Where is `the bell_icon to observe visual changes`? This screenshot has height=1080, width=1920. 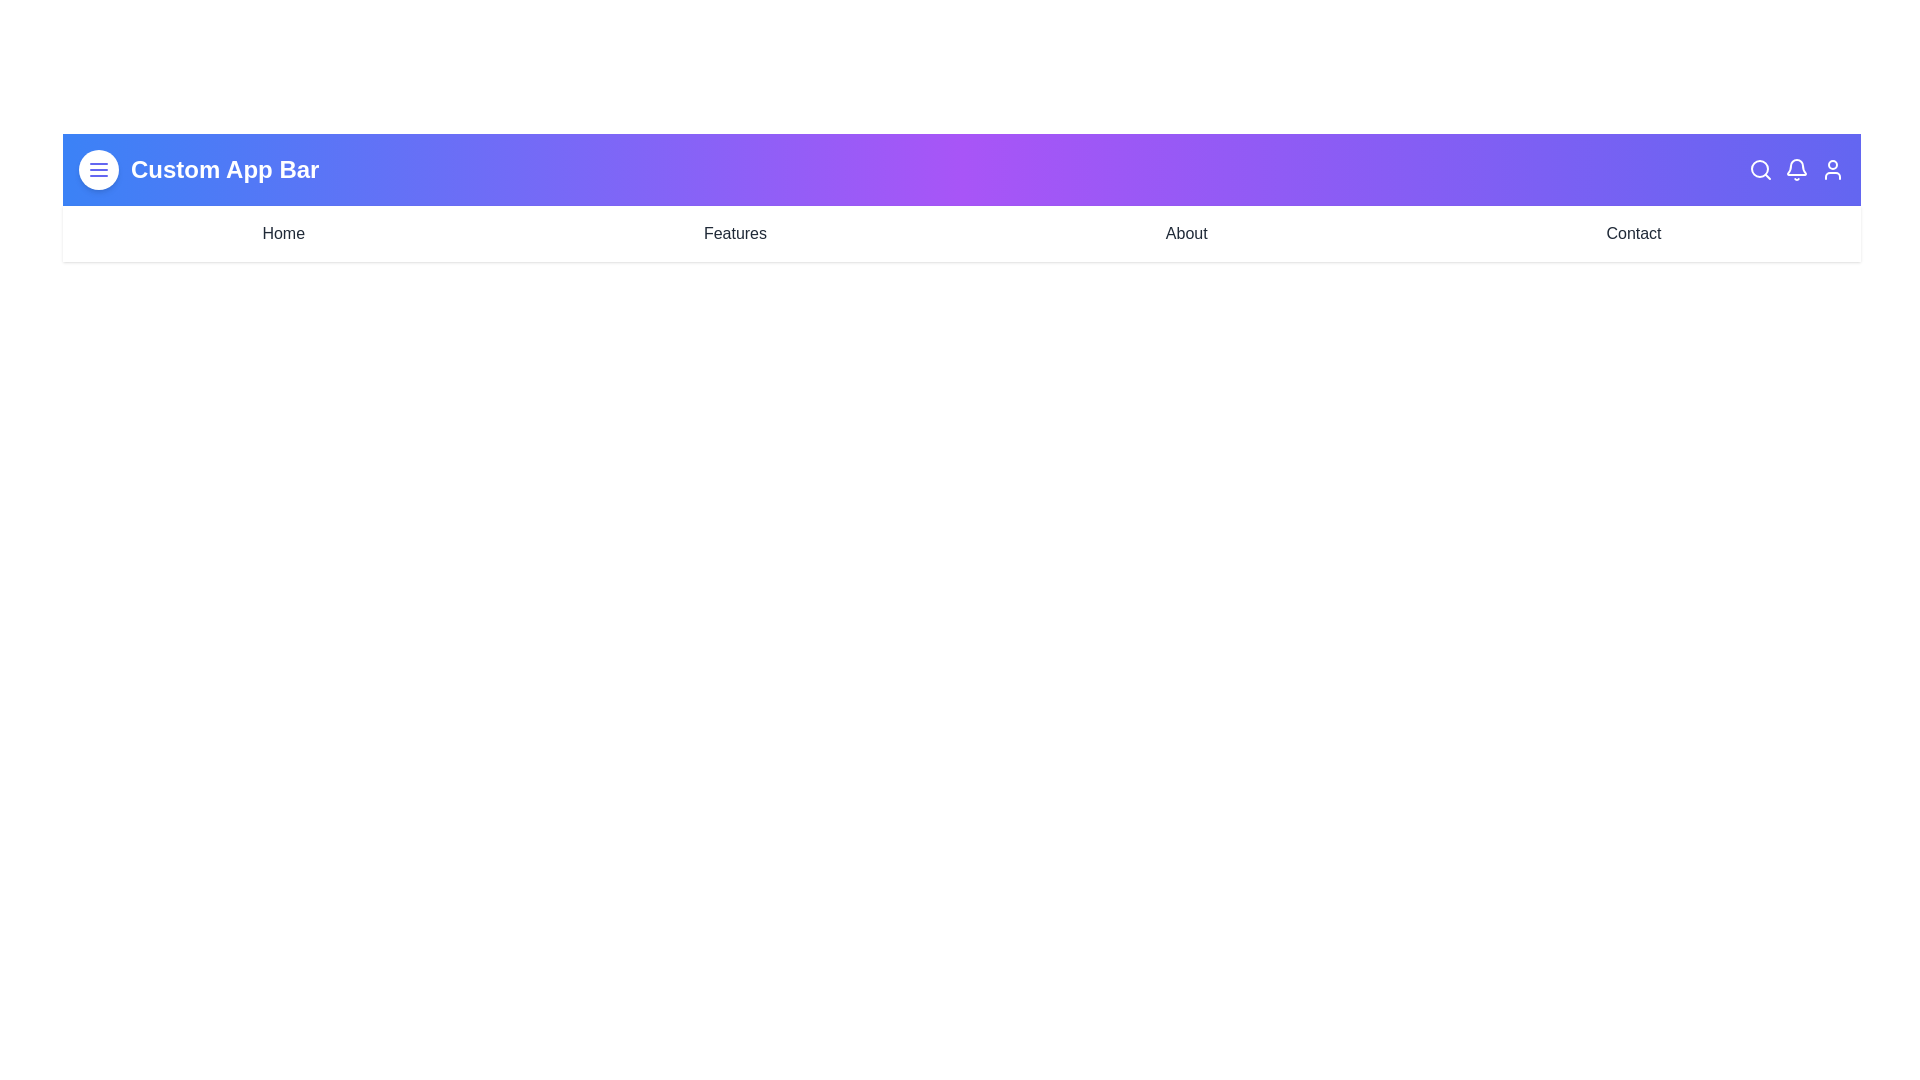
the bell_icon to observe visual changes is located at coordinates (1796, 168).